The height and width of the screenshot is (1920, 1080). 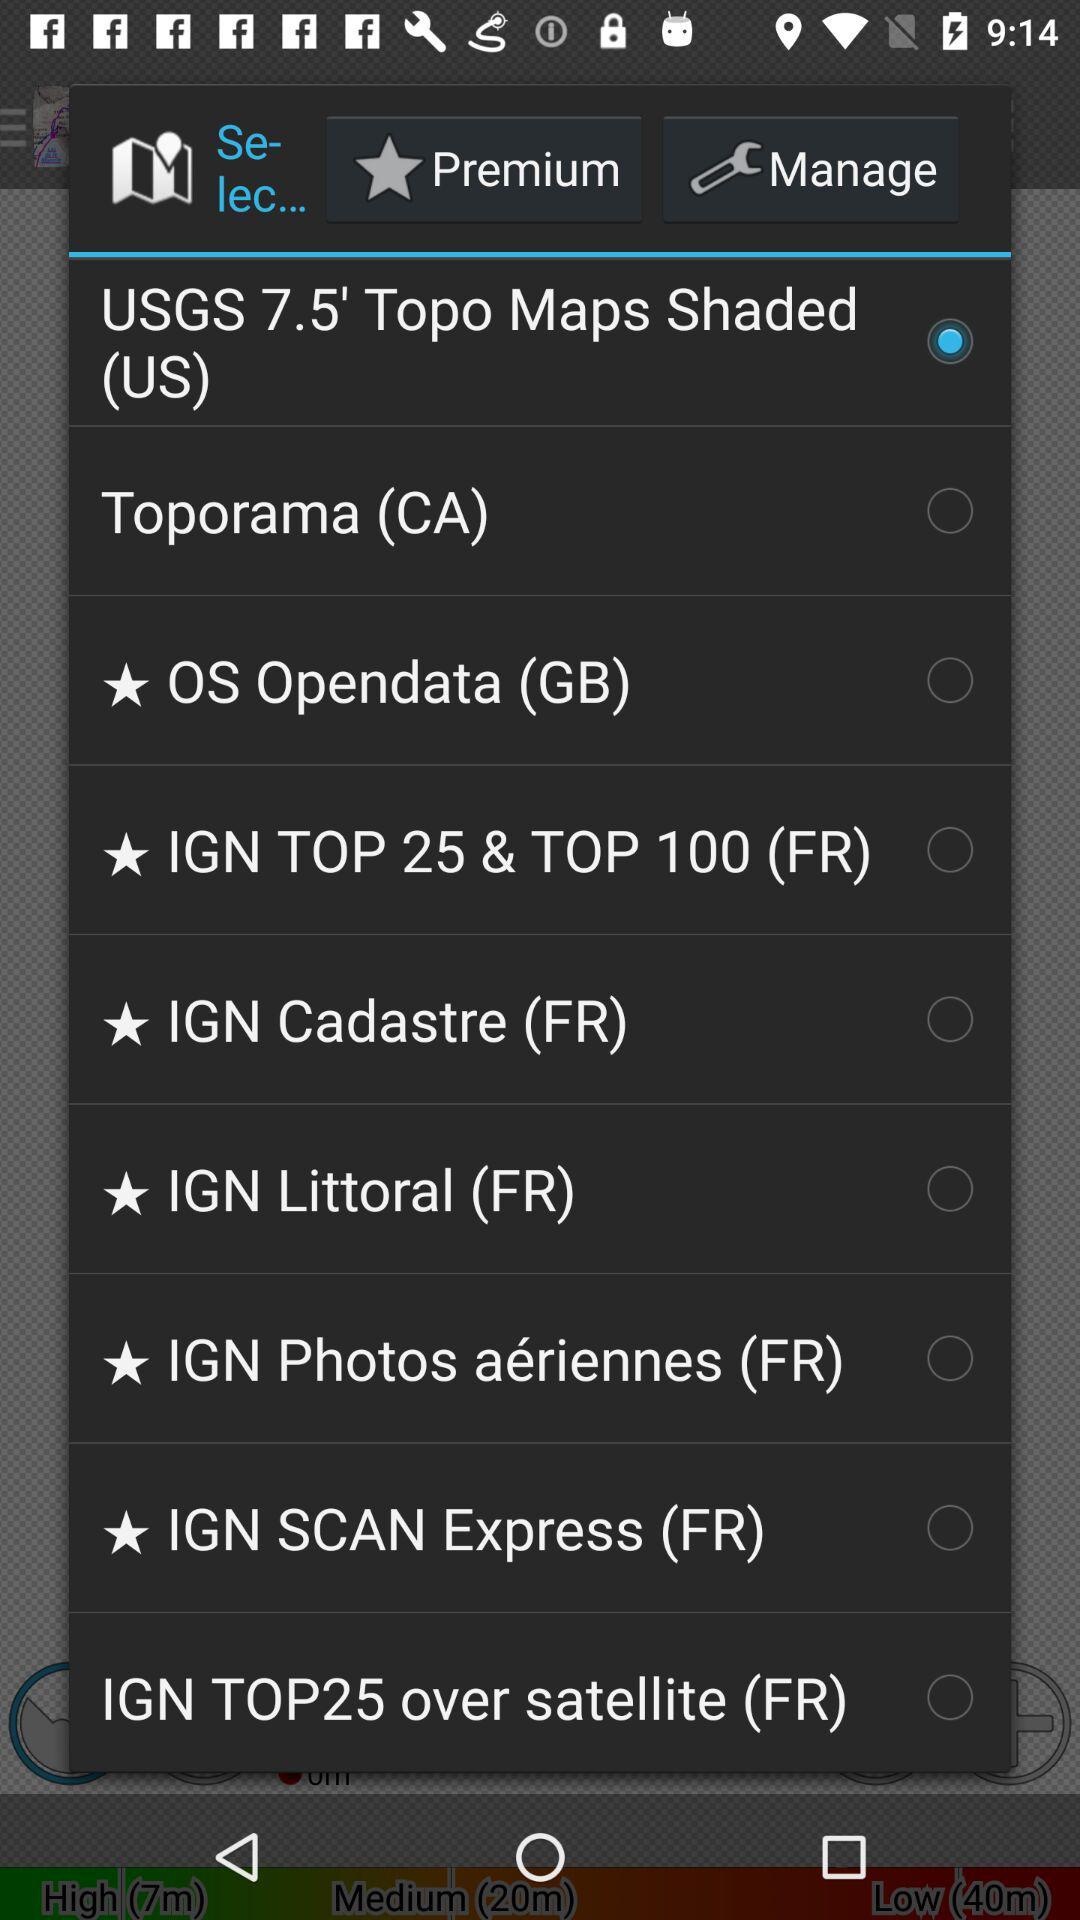 What do you see at coordinates (484, 168) in the screenshot?
I see `item to the right of the select a map icon` at bounding box center [484, 168].